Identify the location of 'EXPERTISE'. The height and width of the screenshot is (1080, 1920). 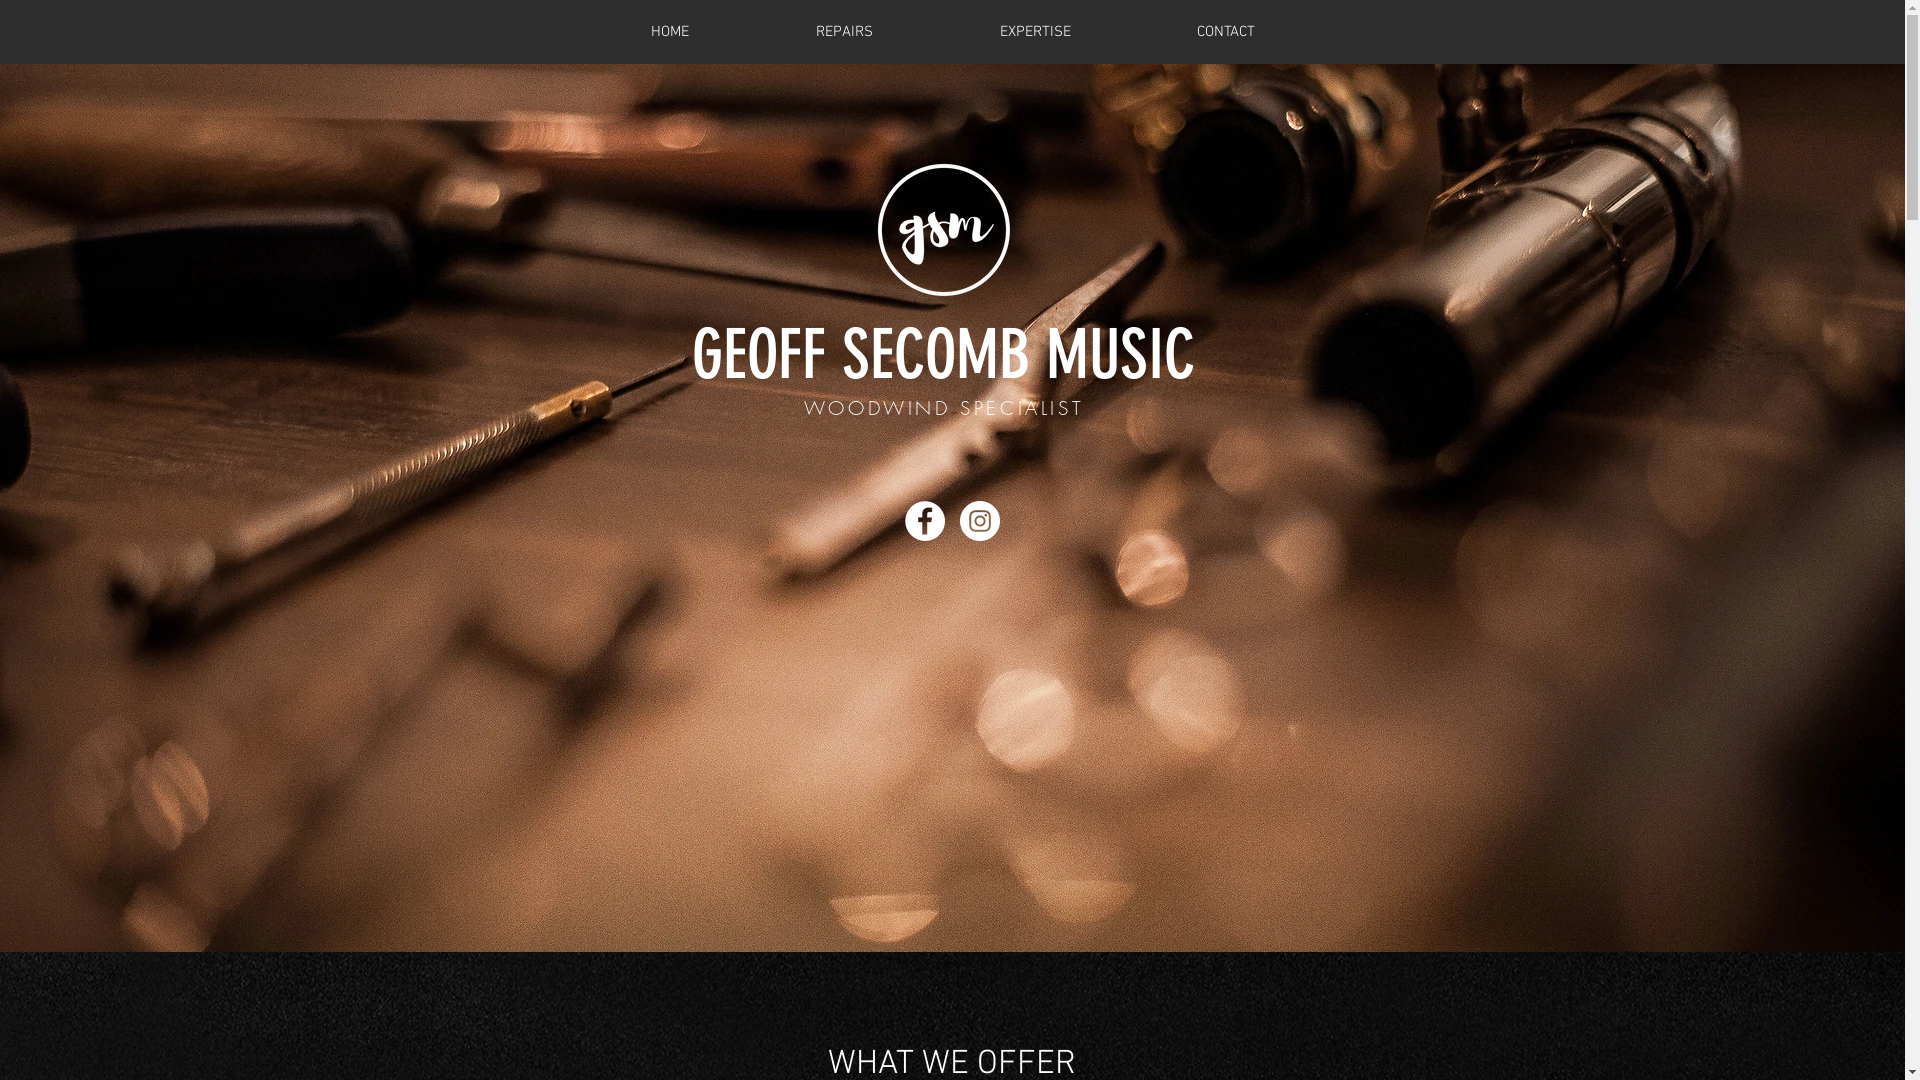
(1034, 31).